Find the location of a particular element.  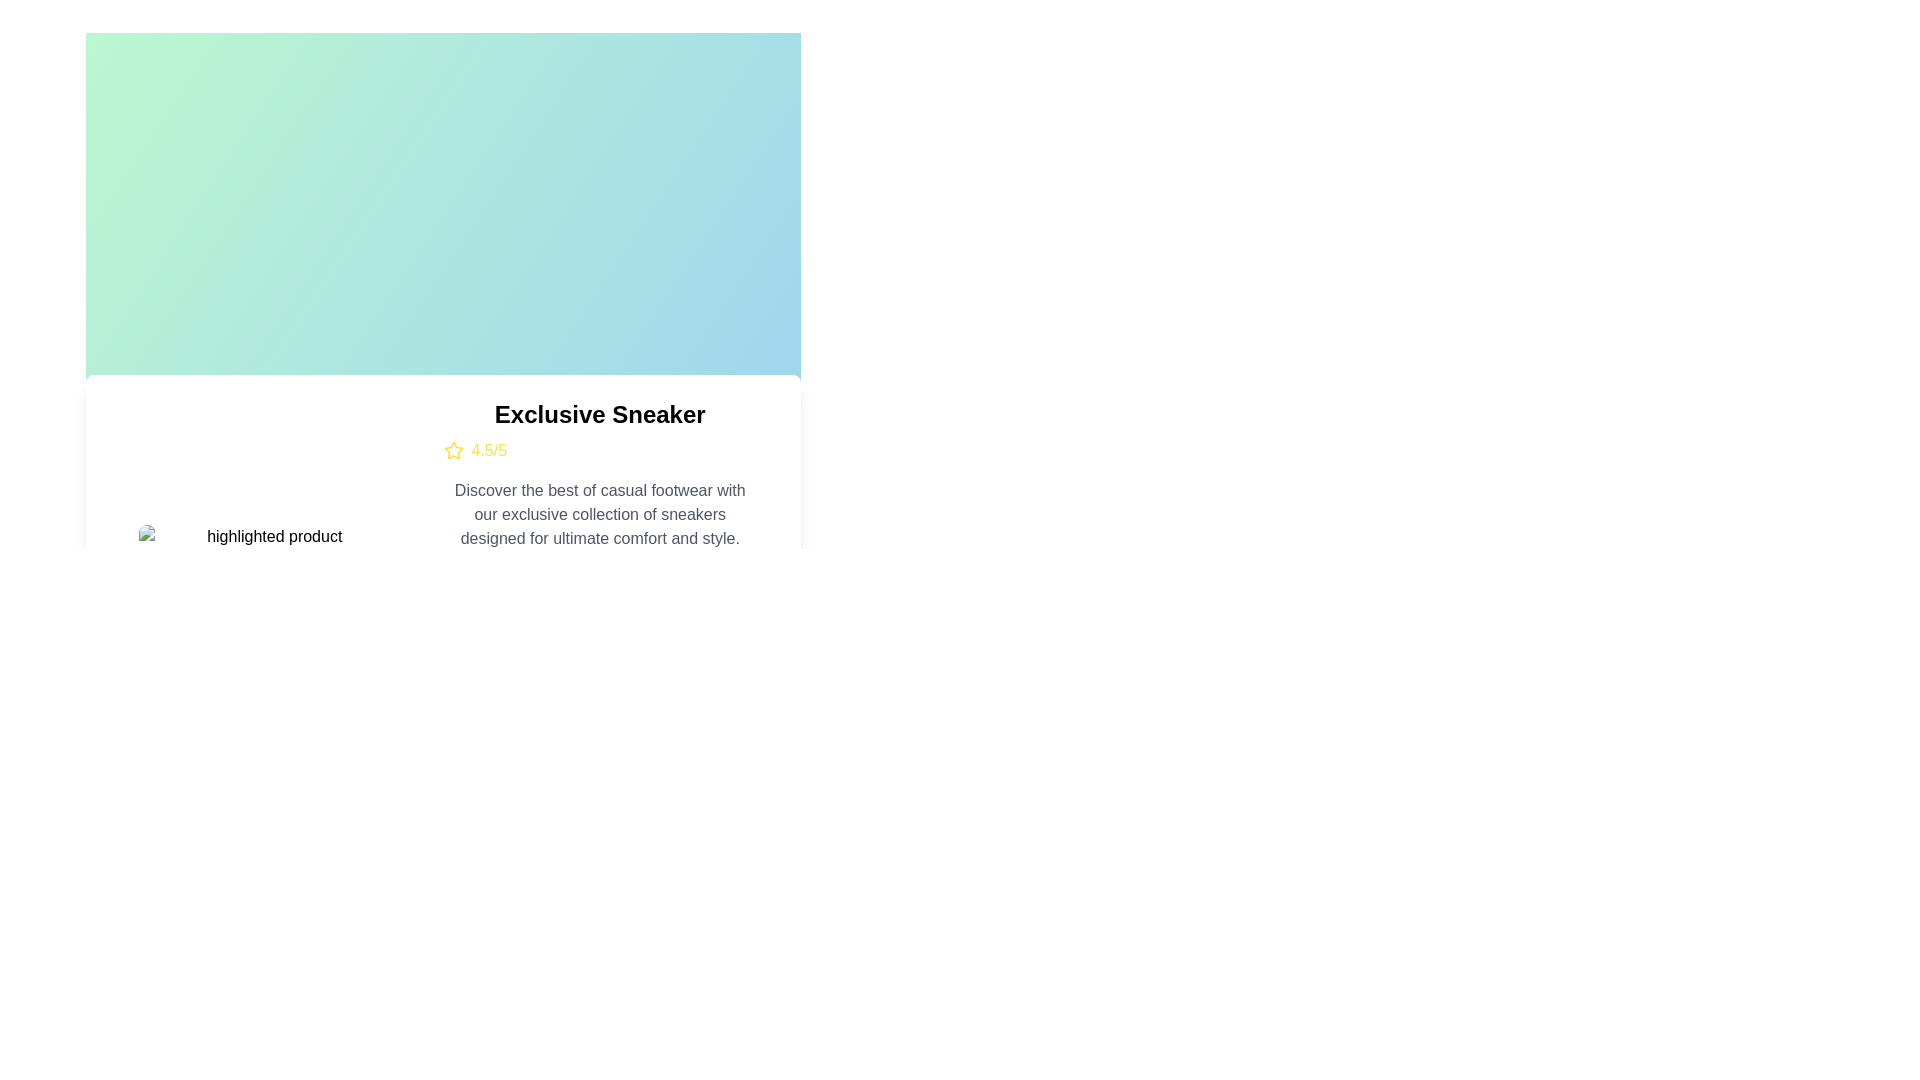

the small yellow star icon with a hollow center, which signifies a rating or favorite feature, located to the left of the rating text '4.5/5' is located at coordinates (452, 451).